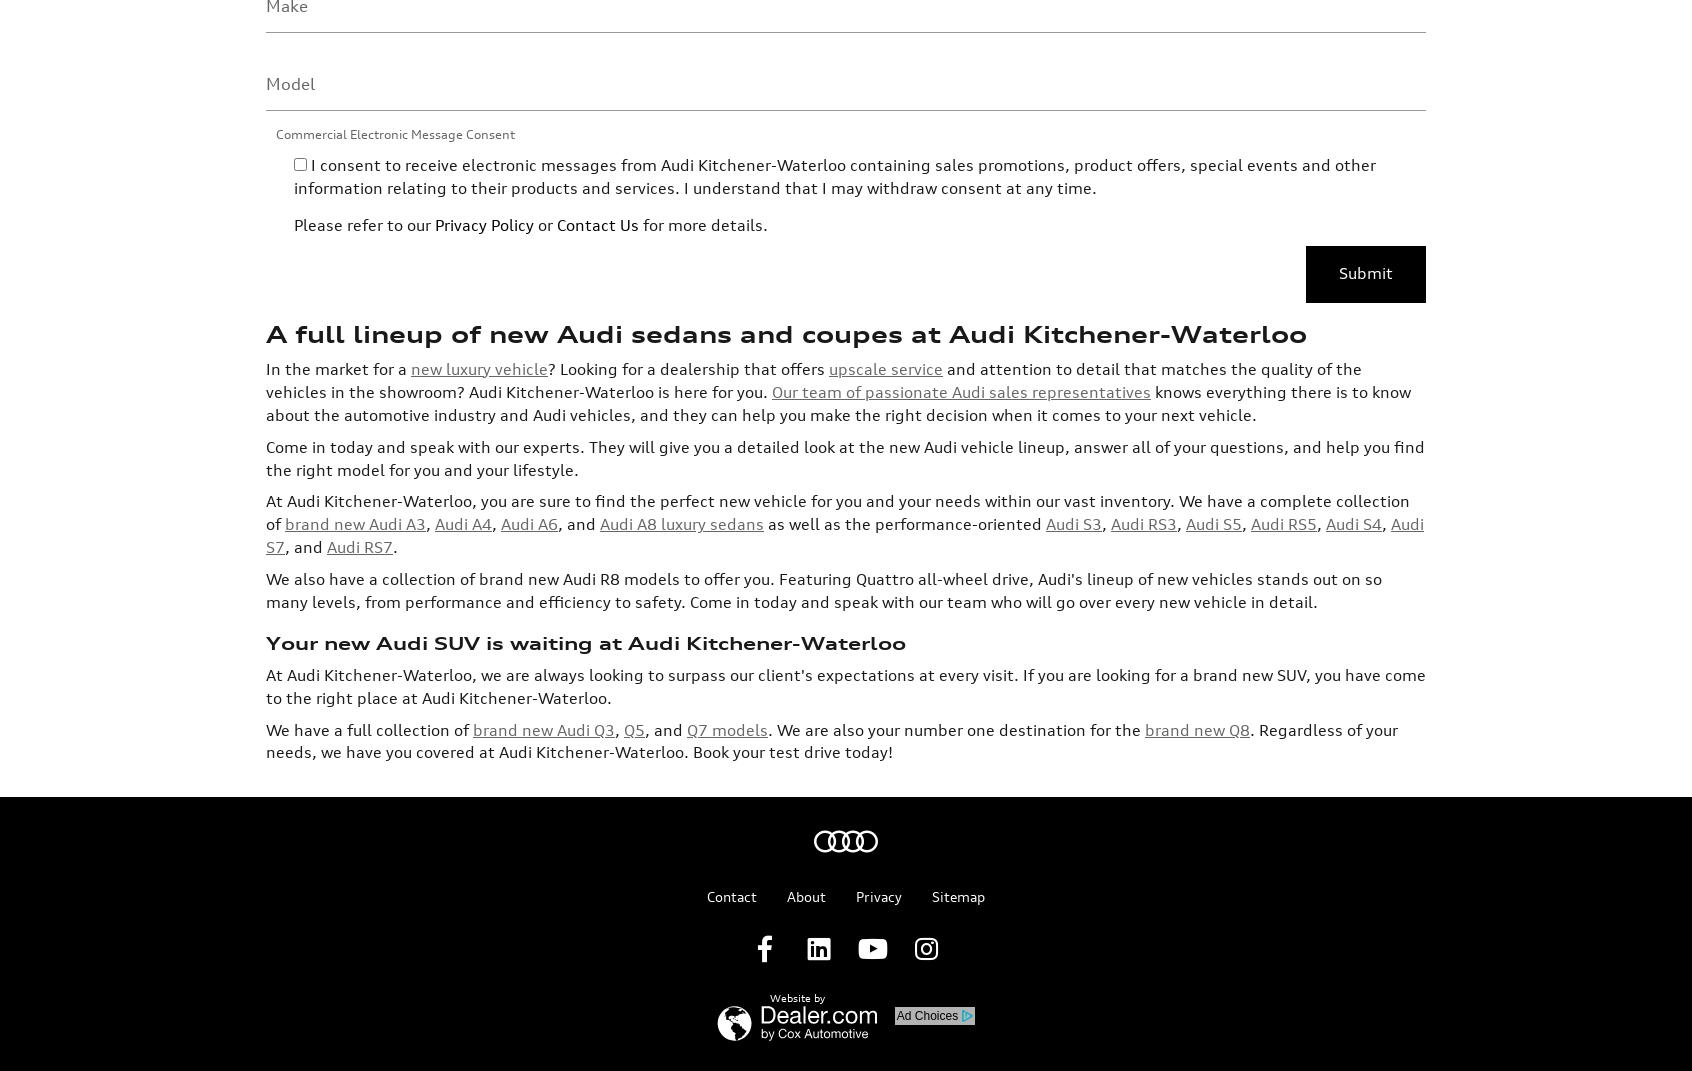 This screenshot has width=1692, height=1071. What do you see at coordinates (884, 206) in the screenshot?
I see `'upscale service'` at bounding box center [884, 206].